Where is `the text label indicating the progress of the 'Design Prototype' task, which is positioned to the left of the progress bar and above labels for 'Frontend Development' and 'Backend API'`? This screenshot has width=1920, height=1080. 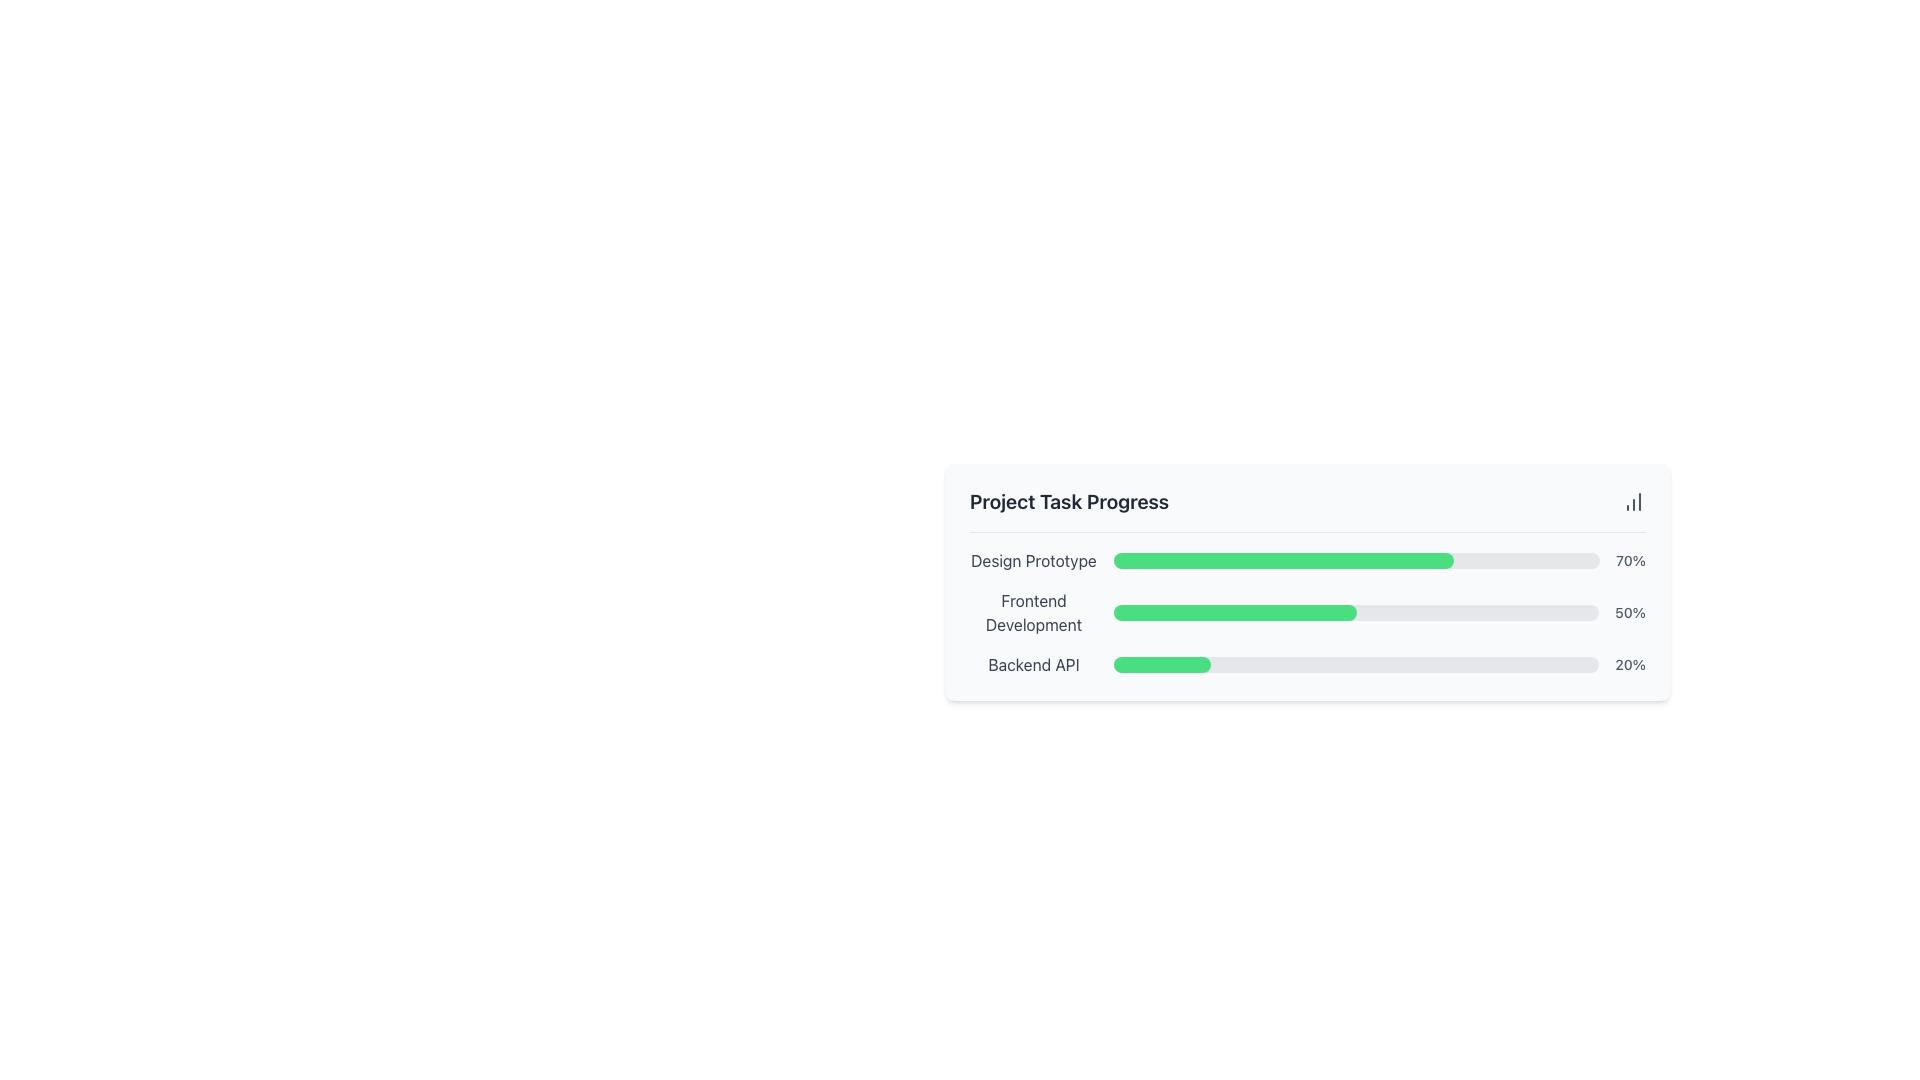 the text label indicating the progress of the 'Design Prototype' task, which is positioned to the left of the progress bar and above labels for 'Frontend Development' and 'Backend API' is located at coordinates (1033, 560).